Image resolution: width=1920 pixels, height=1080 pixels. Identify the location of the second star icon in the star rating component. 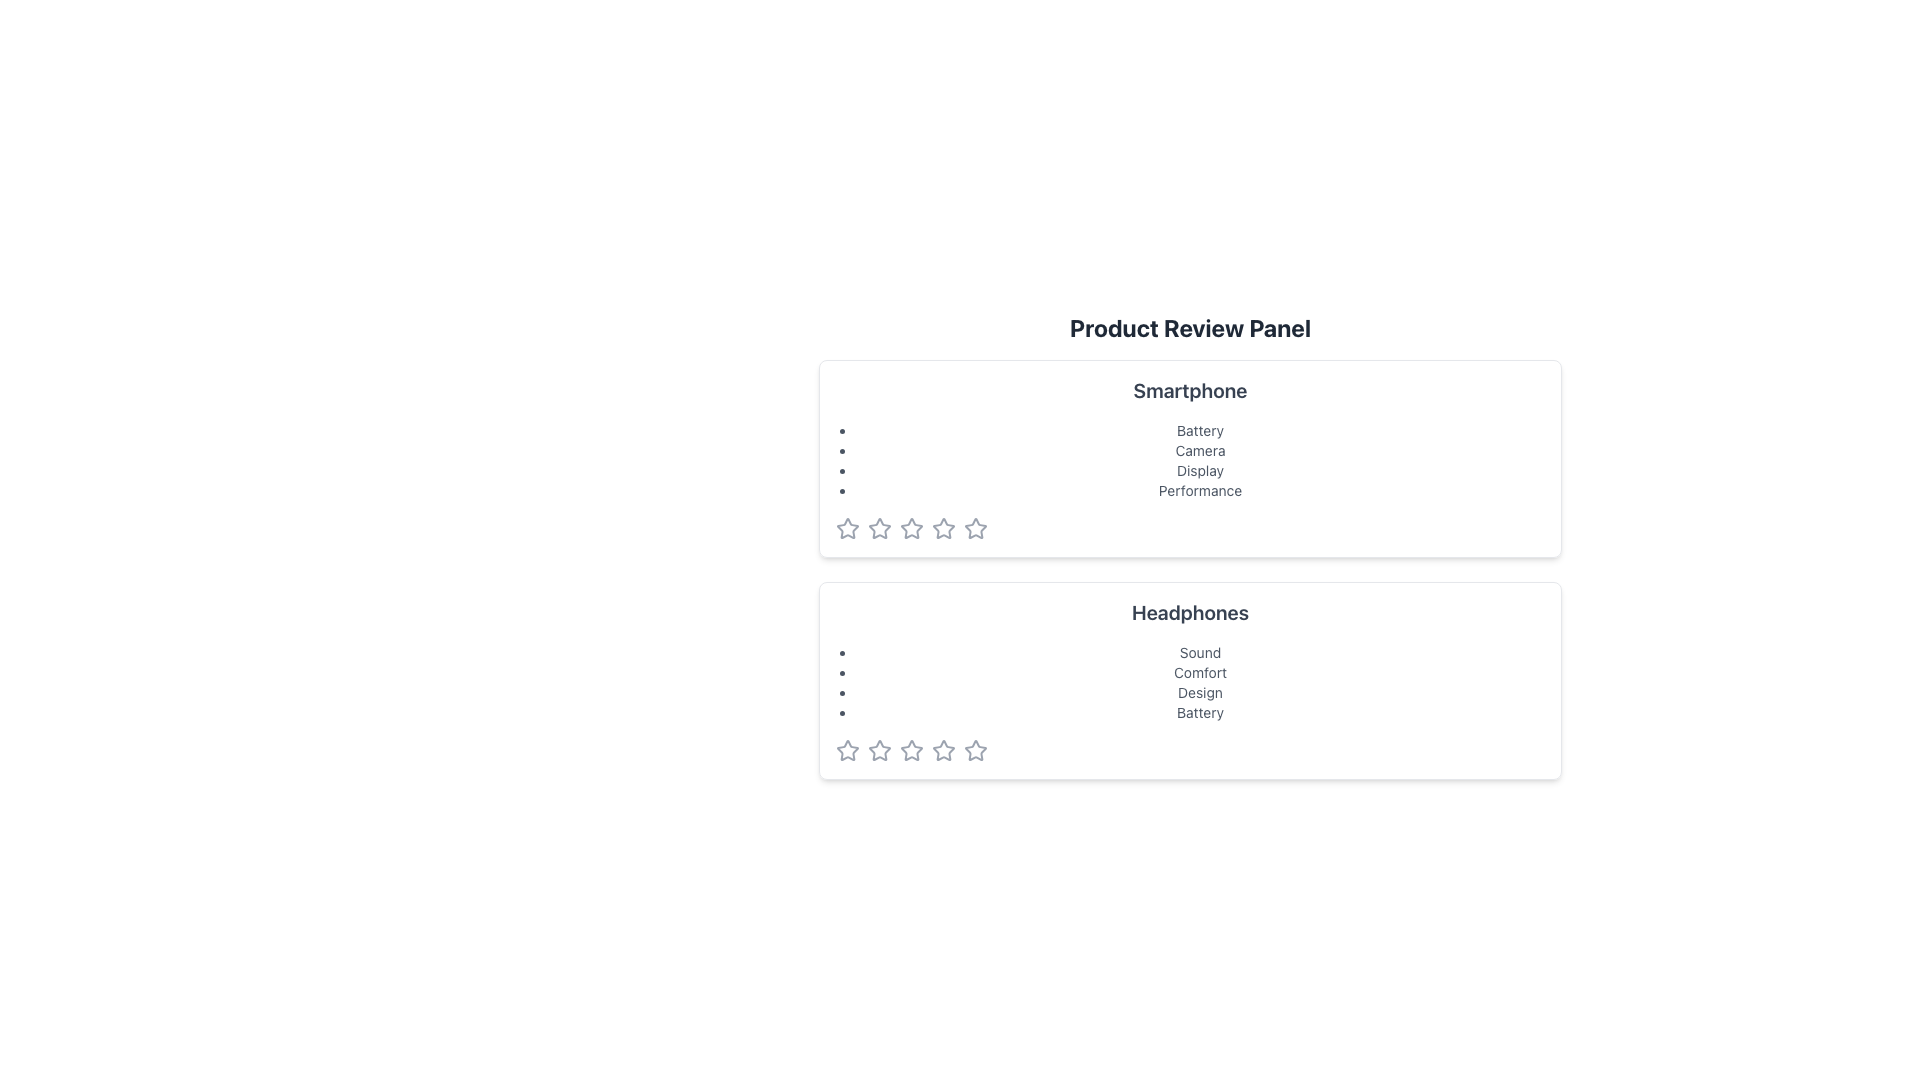
(911, 527).